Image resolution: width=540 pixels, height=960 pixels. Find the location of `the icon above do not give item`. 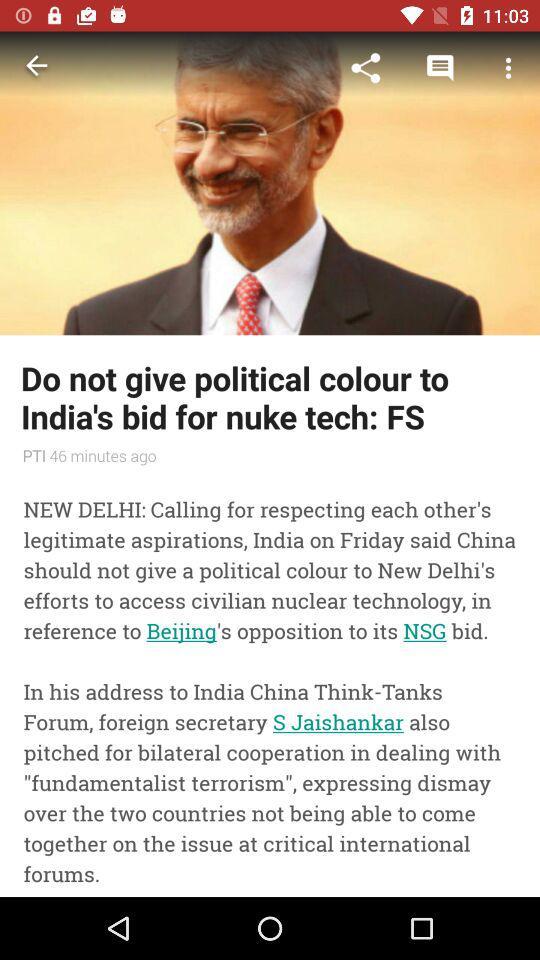

the icon above do not give item is located at coordinates (36, 68).